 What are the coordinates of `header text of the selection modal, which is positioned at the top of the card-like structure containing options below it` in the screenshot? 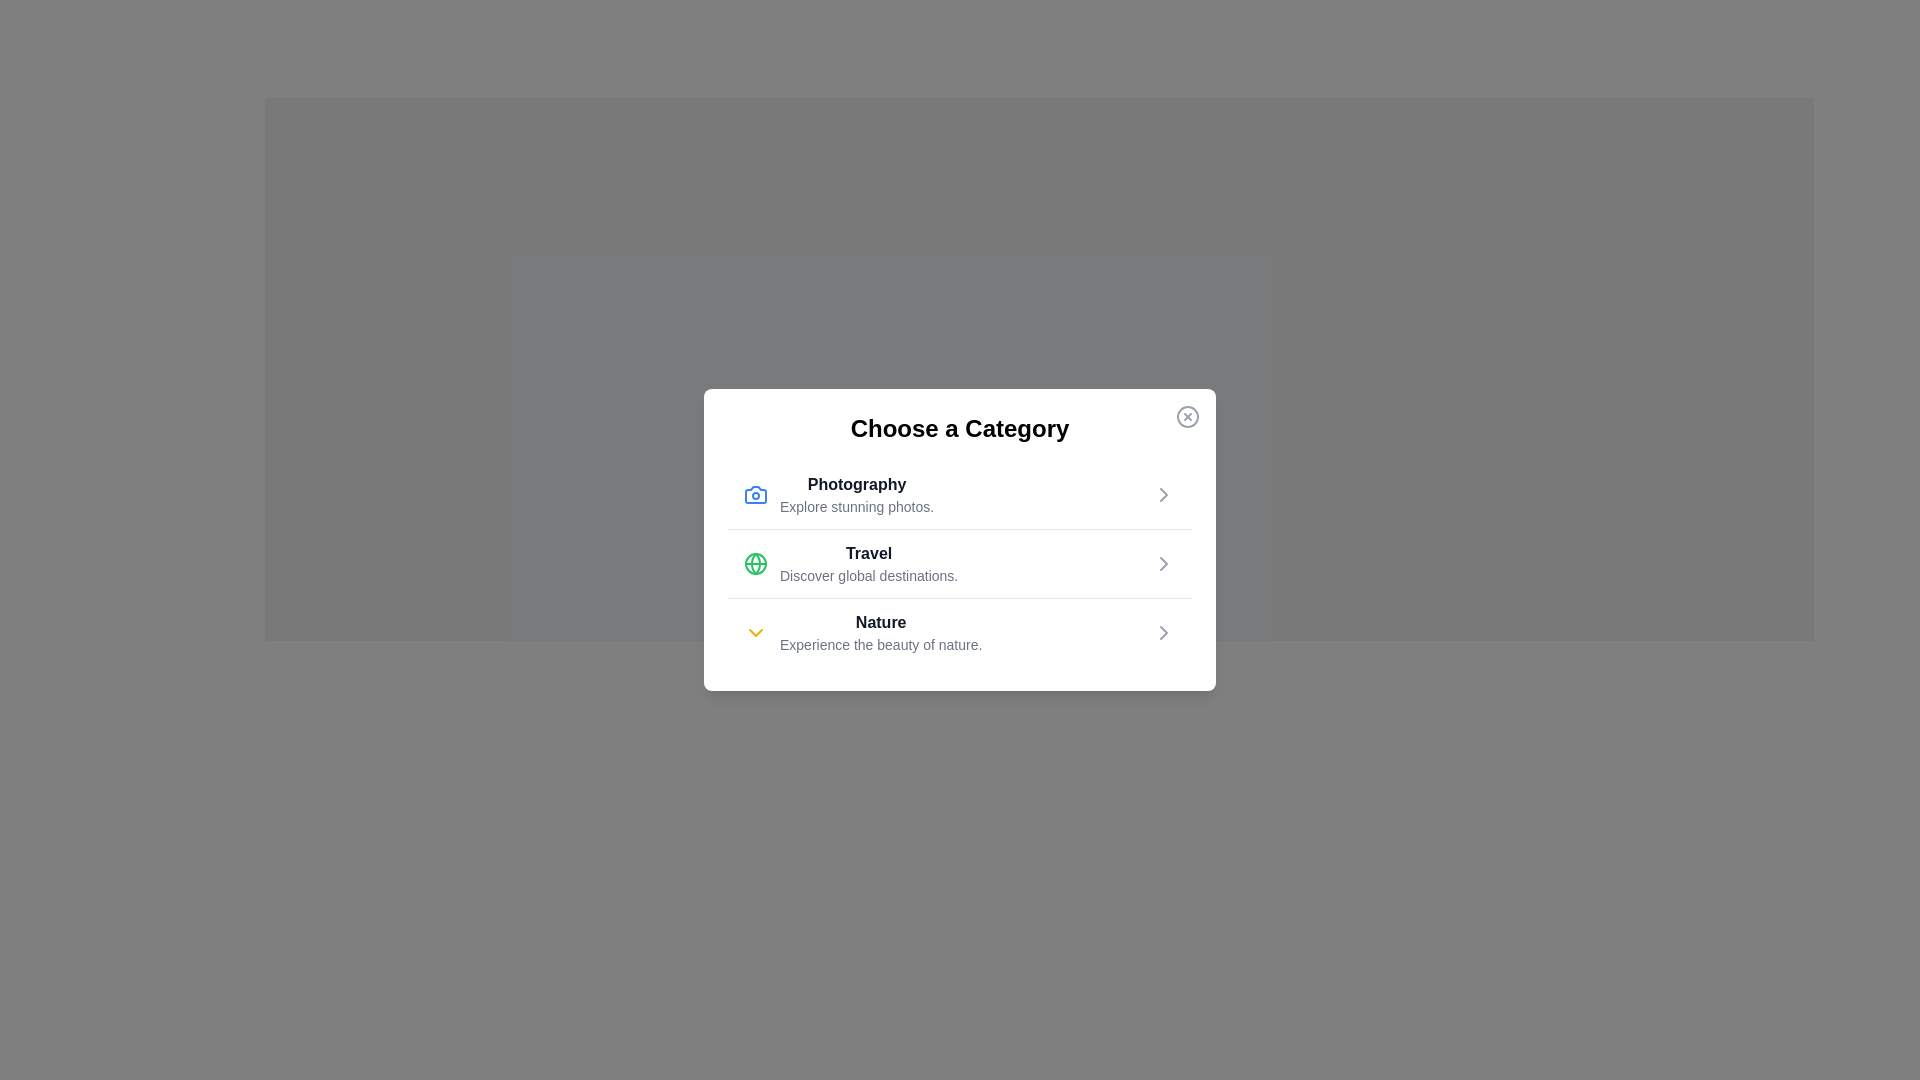 It's located at (960, 427).